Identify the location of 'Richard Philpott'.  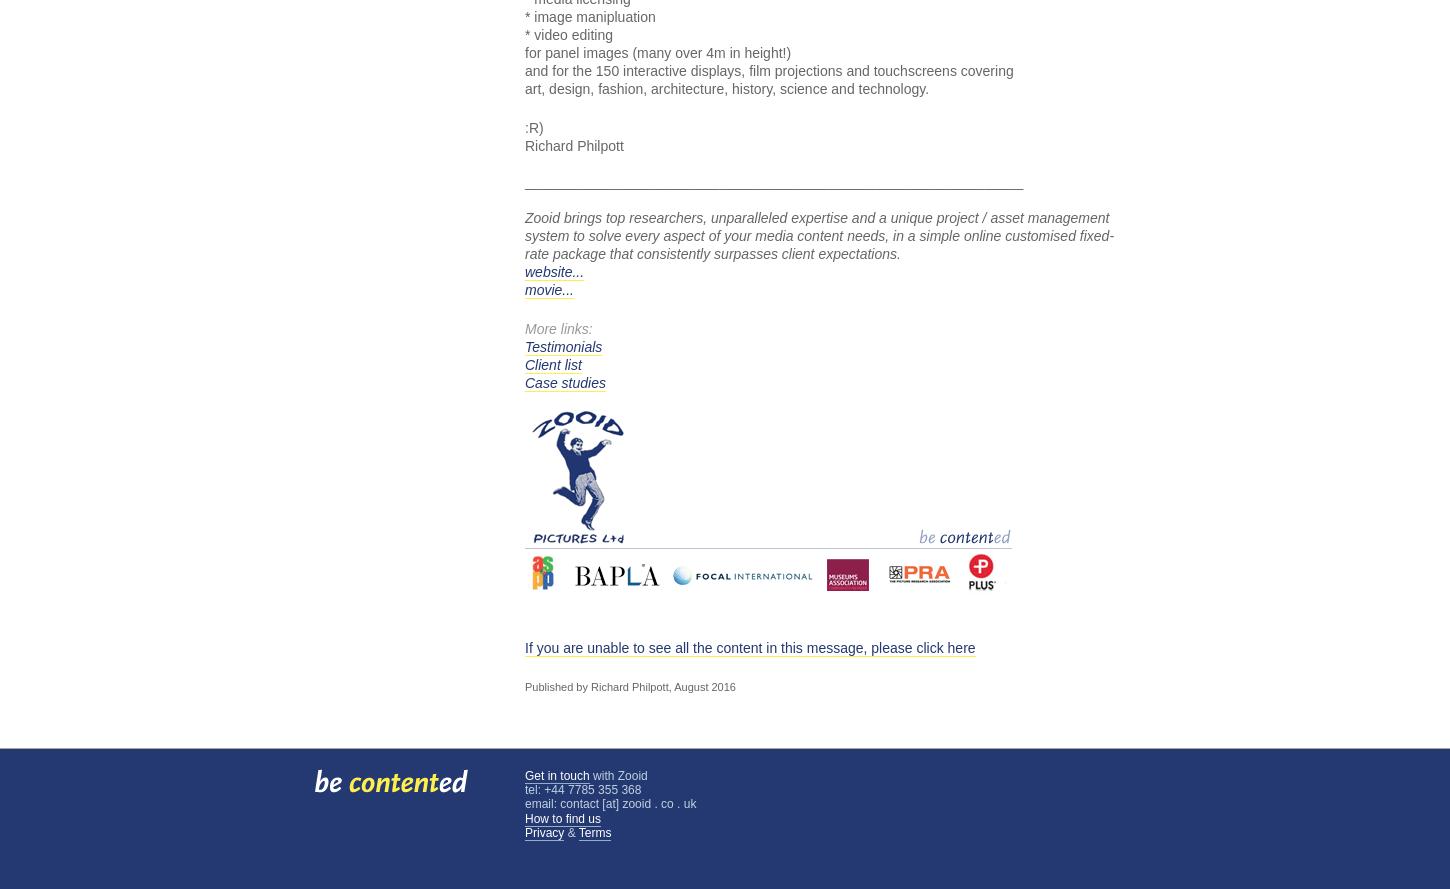
(574, 145).